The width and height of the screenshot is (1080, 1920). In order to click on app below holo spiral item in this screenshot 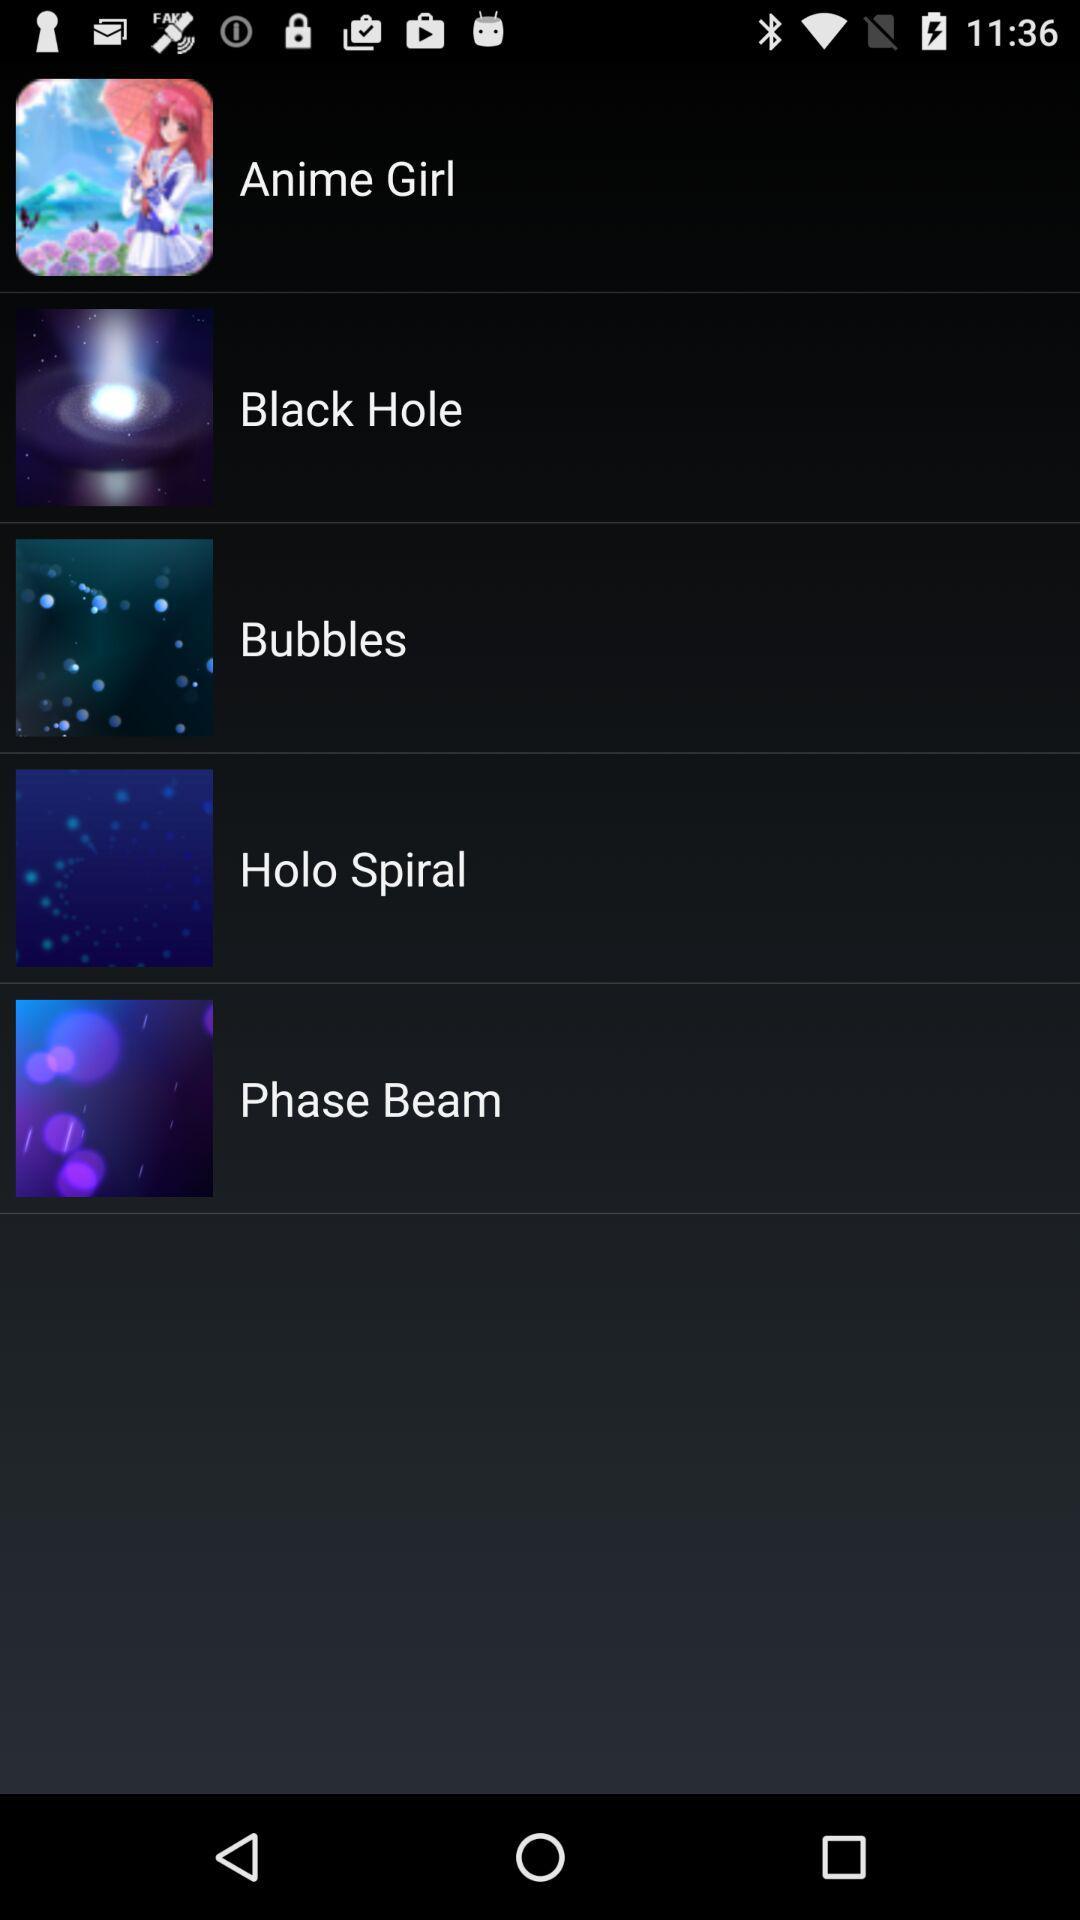, I will do `click(370, 1097)`.